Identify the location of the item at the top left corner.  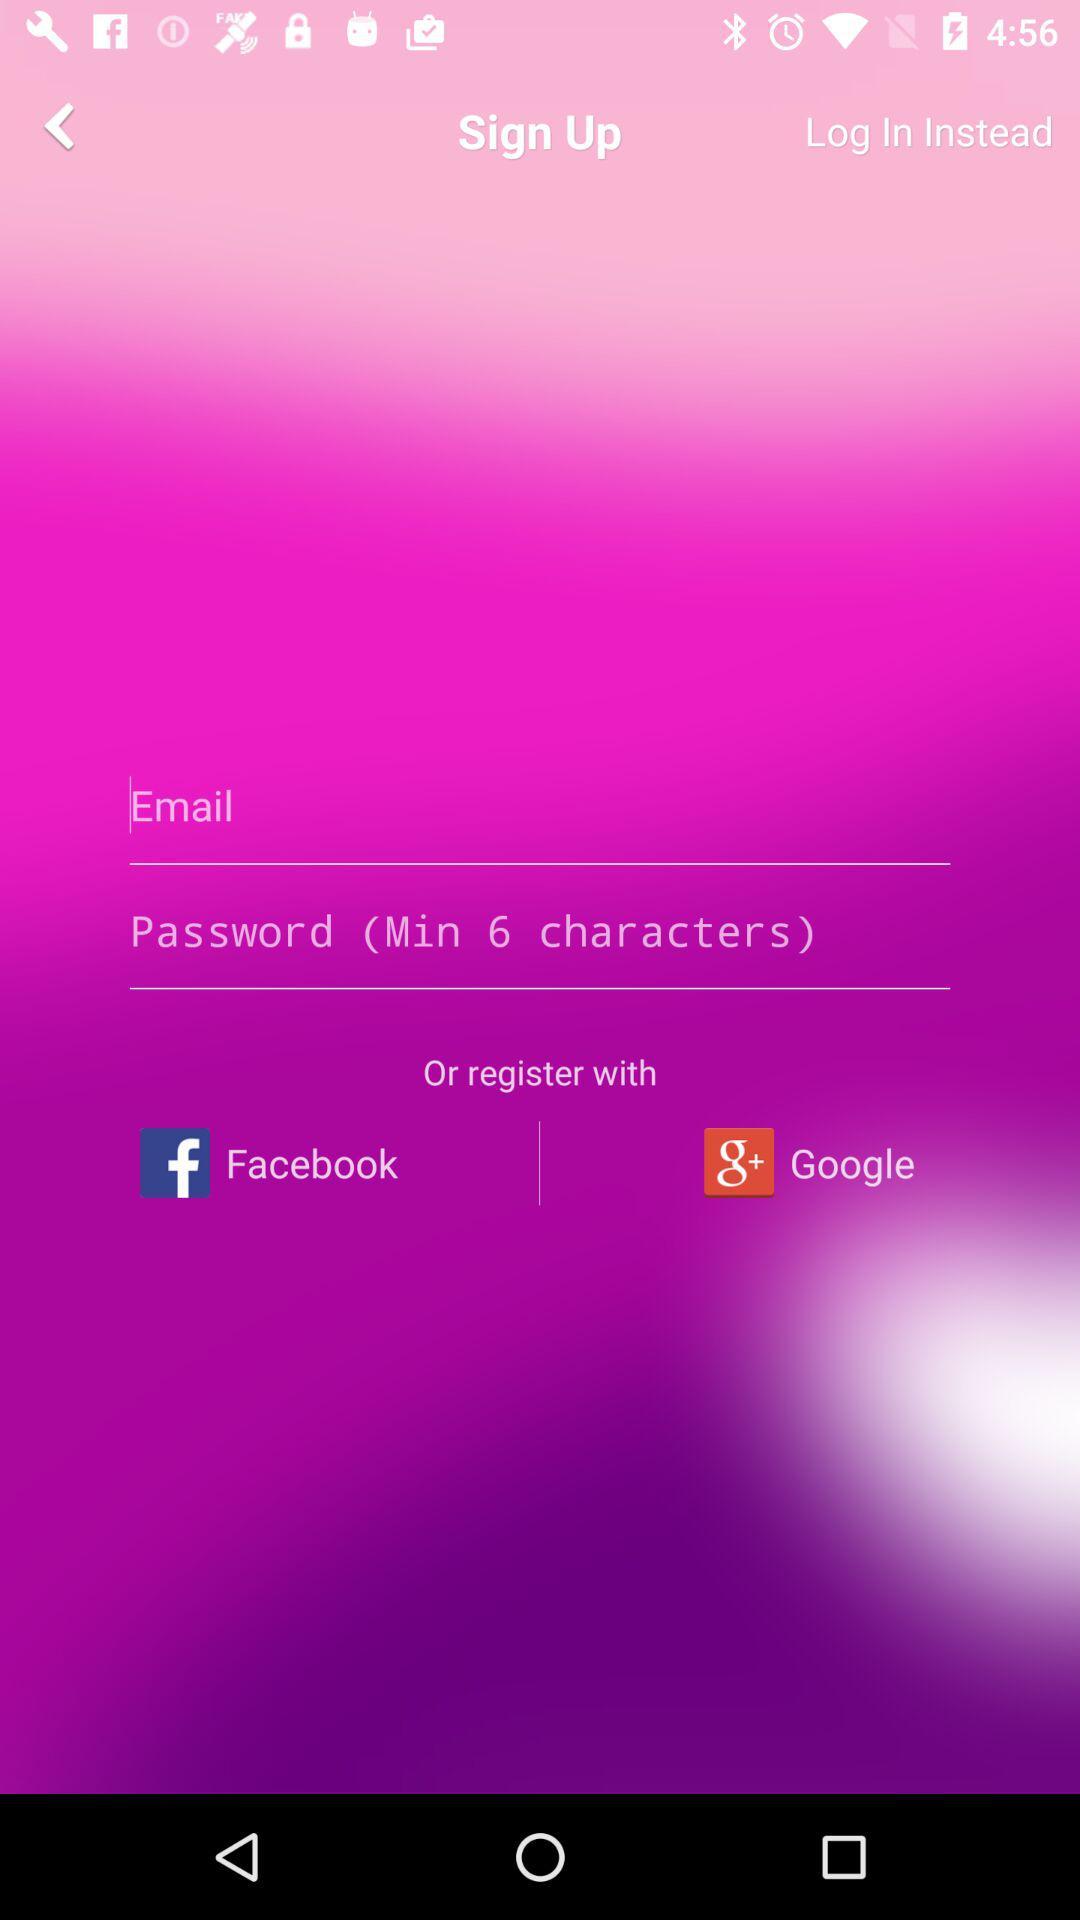
(61, 124).